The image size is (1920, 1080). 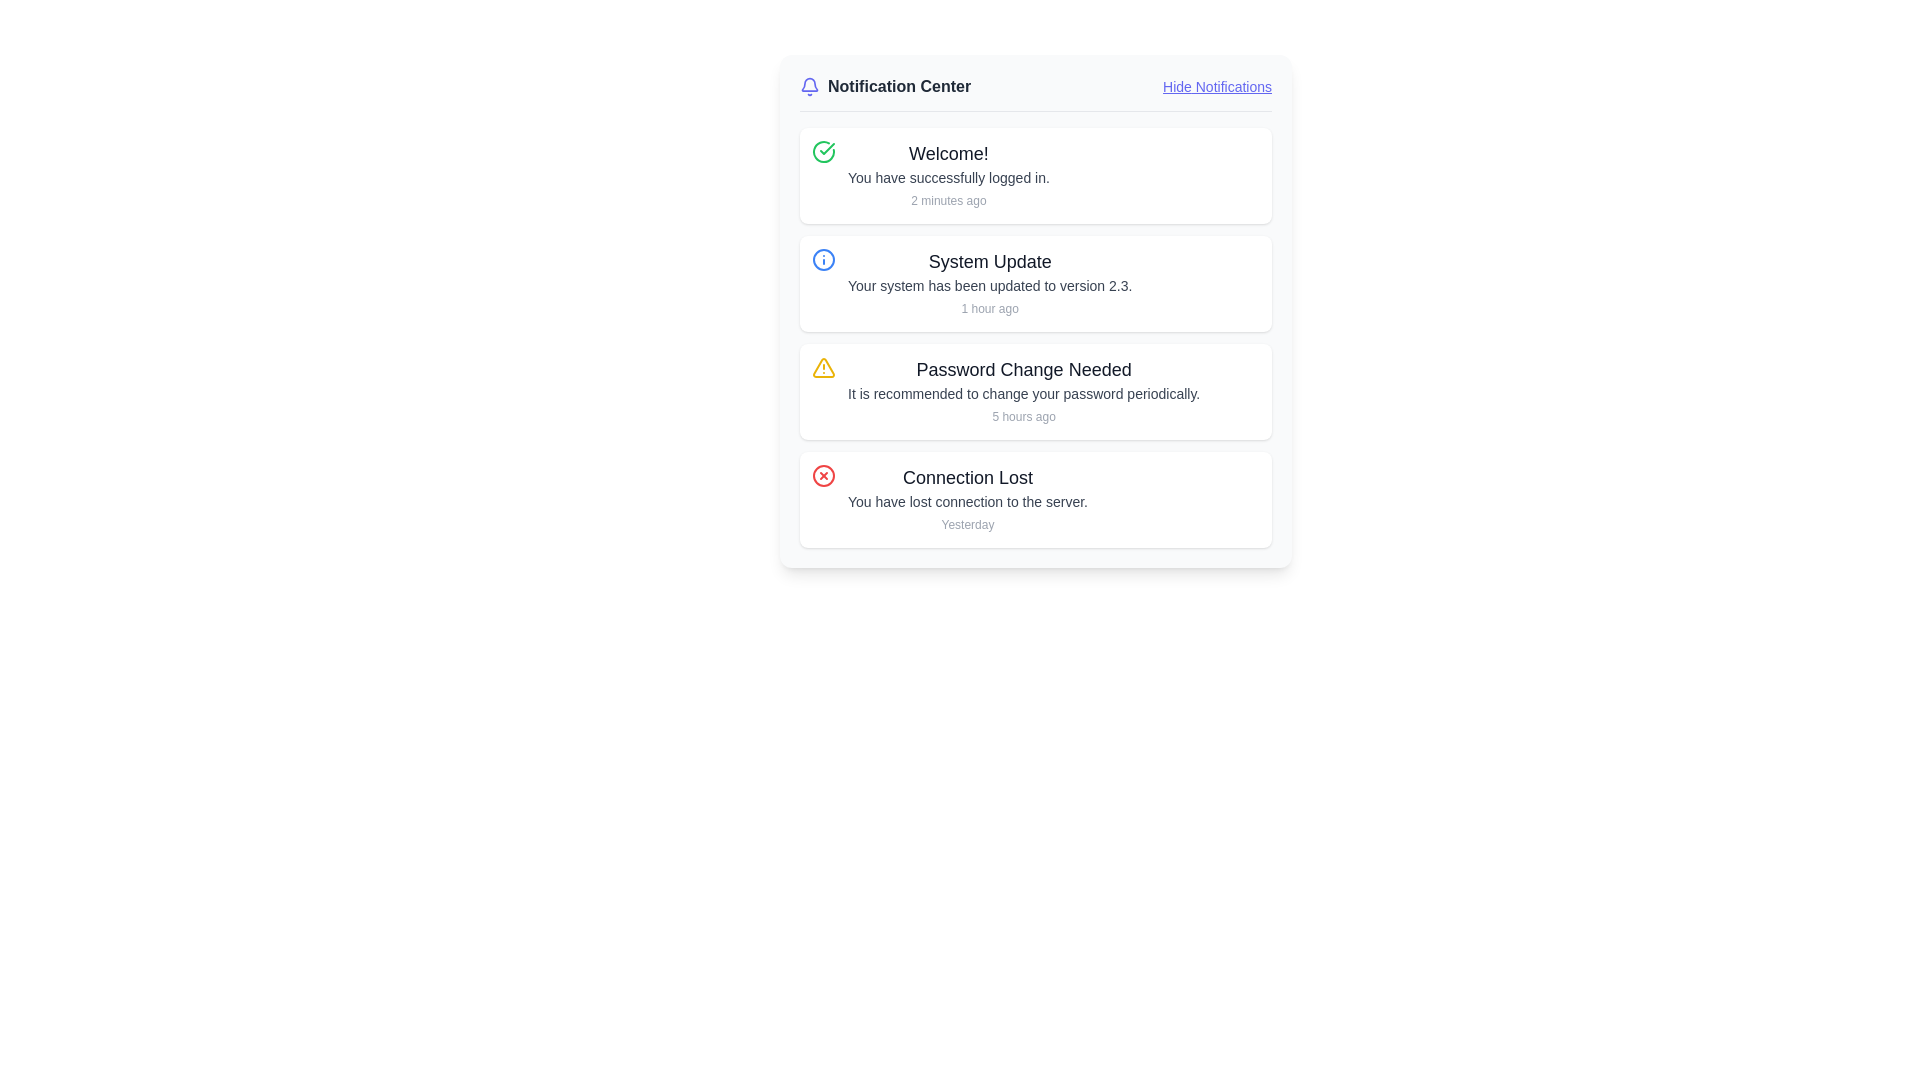 I want to click on the Text Label that states 'Your system has been updated to version 2.3.', which is located below the 'System Update' title and above the timestamp '1 hour ago', so click(x=990, y=285).